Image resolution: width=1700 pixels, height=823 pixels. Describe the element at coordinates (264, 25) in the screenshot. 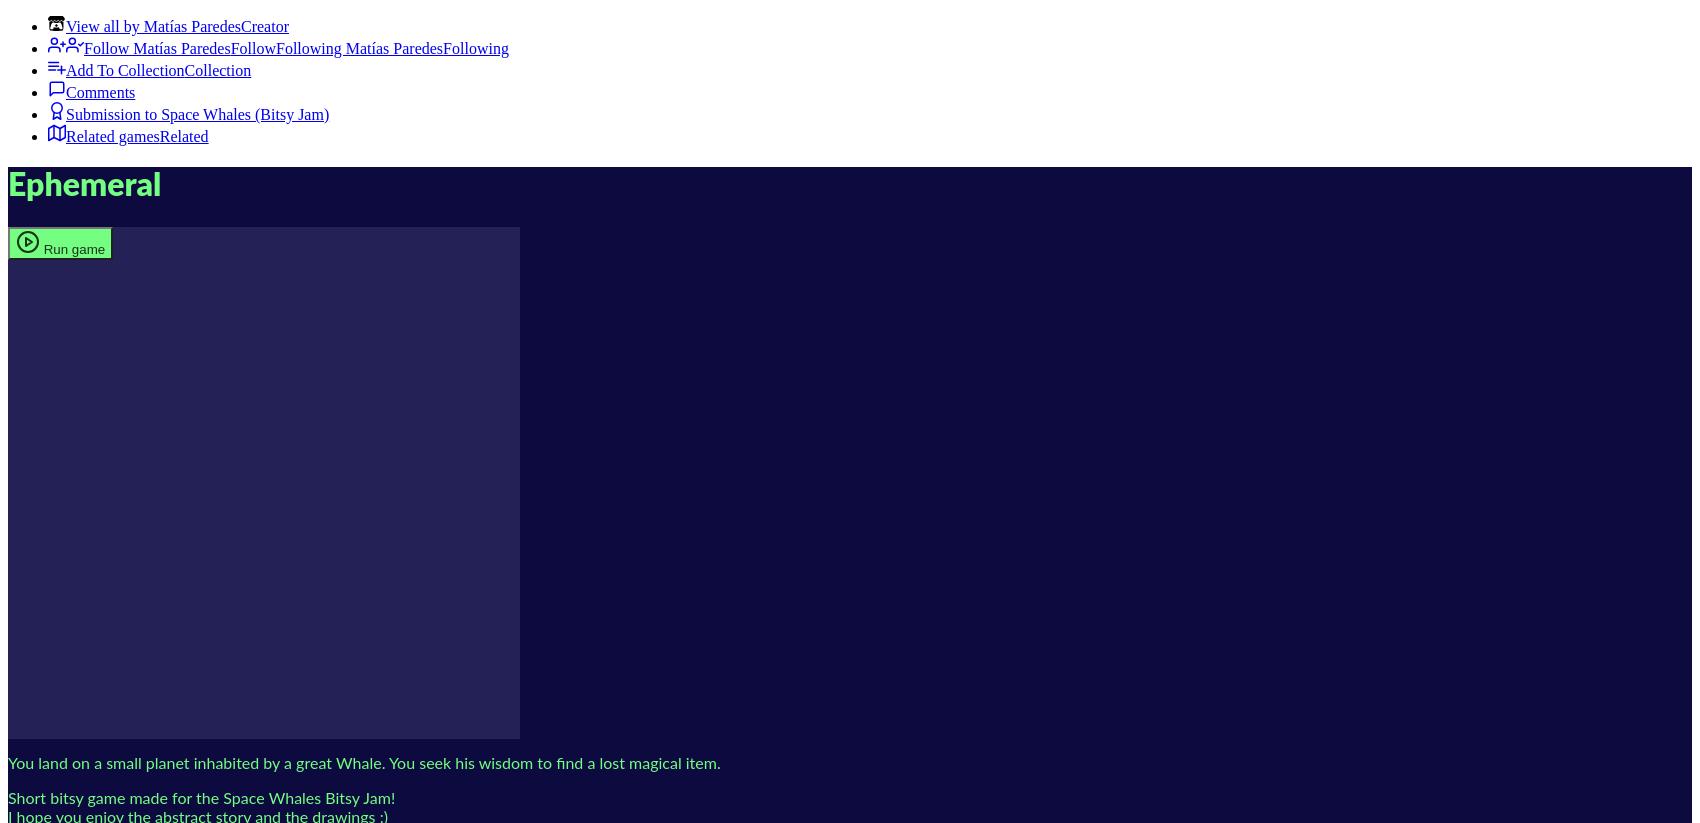

I see `'Creator'` at that location.